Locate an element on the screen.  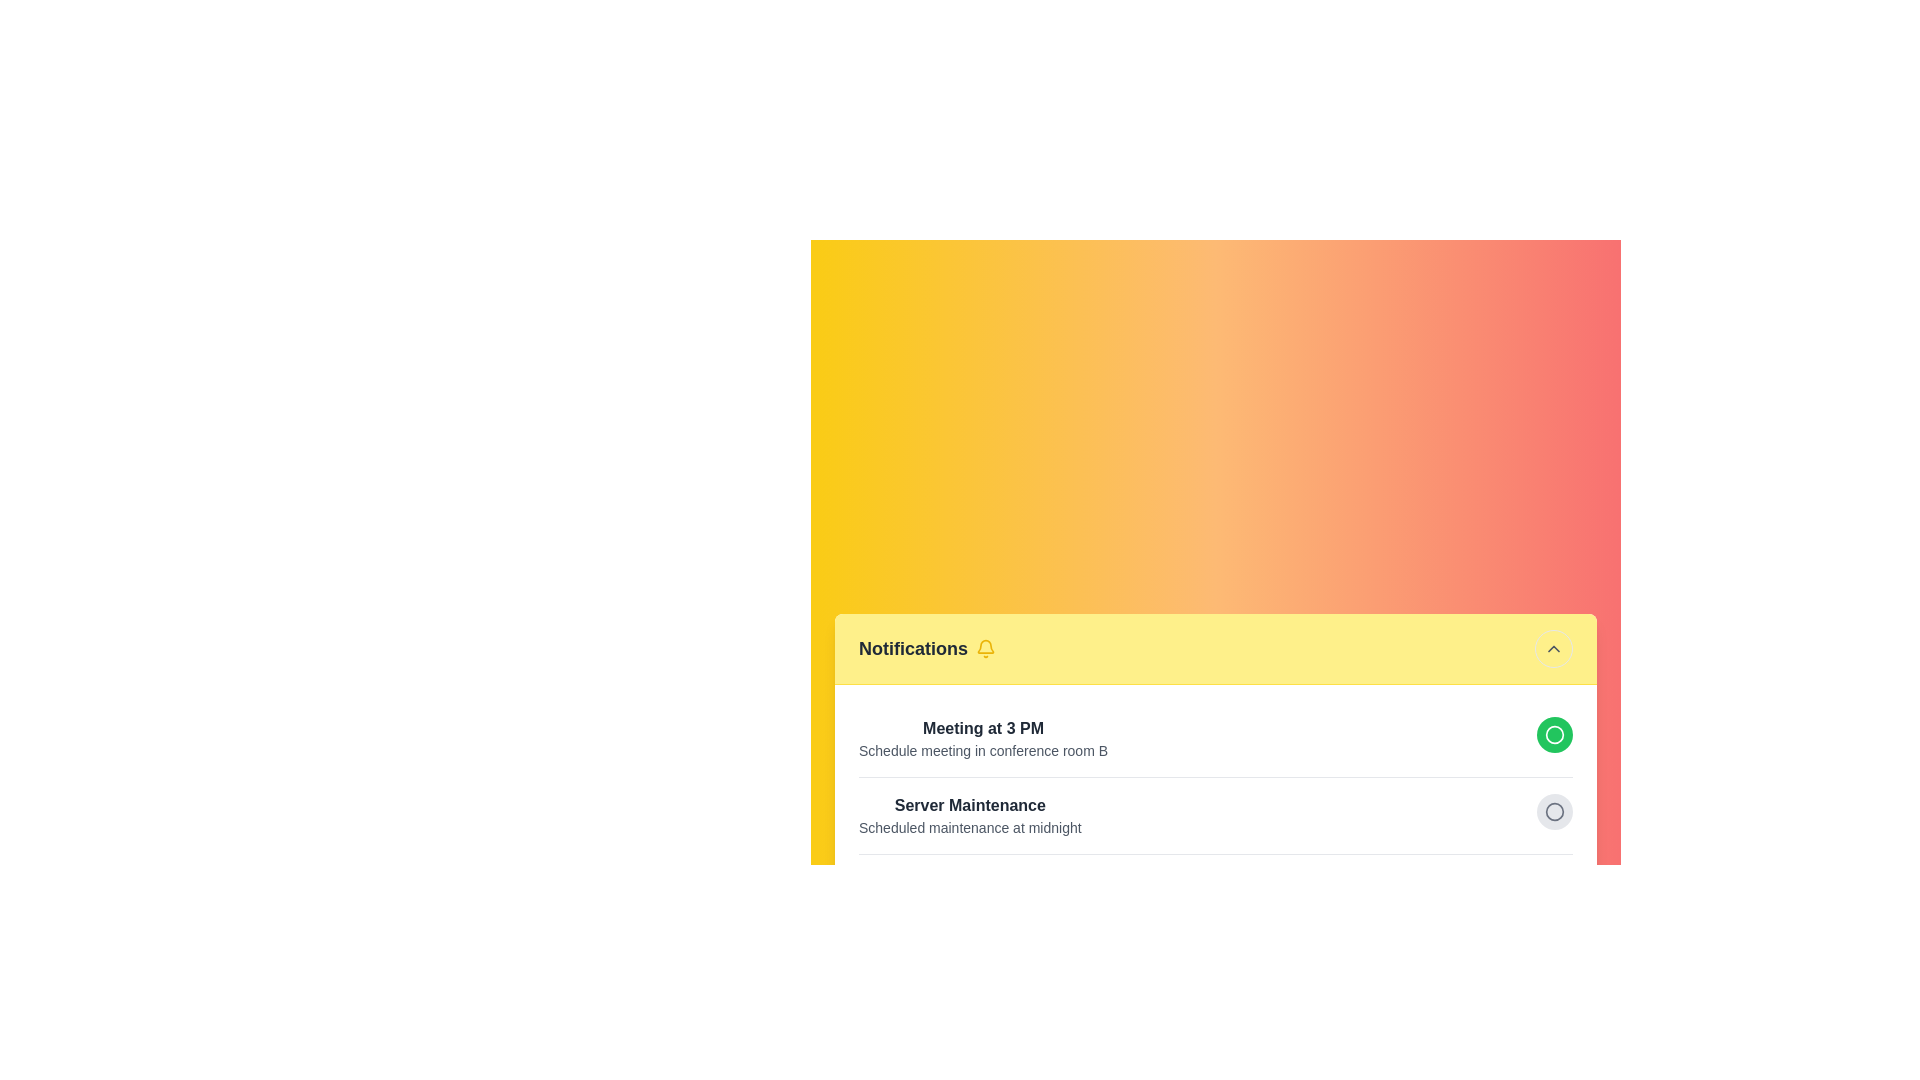
the circular button located in the lower-right part of the list or card interface, which is styled as a rounded button with a green background and white content is located at coordinates (1554, 886).